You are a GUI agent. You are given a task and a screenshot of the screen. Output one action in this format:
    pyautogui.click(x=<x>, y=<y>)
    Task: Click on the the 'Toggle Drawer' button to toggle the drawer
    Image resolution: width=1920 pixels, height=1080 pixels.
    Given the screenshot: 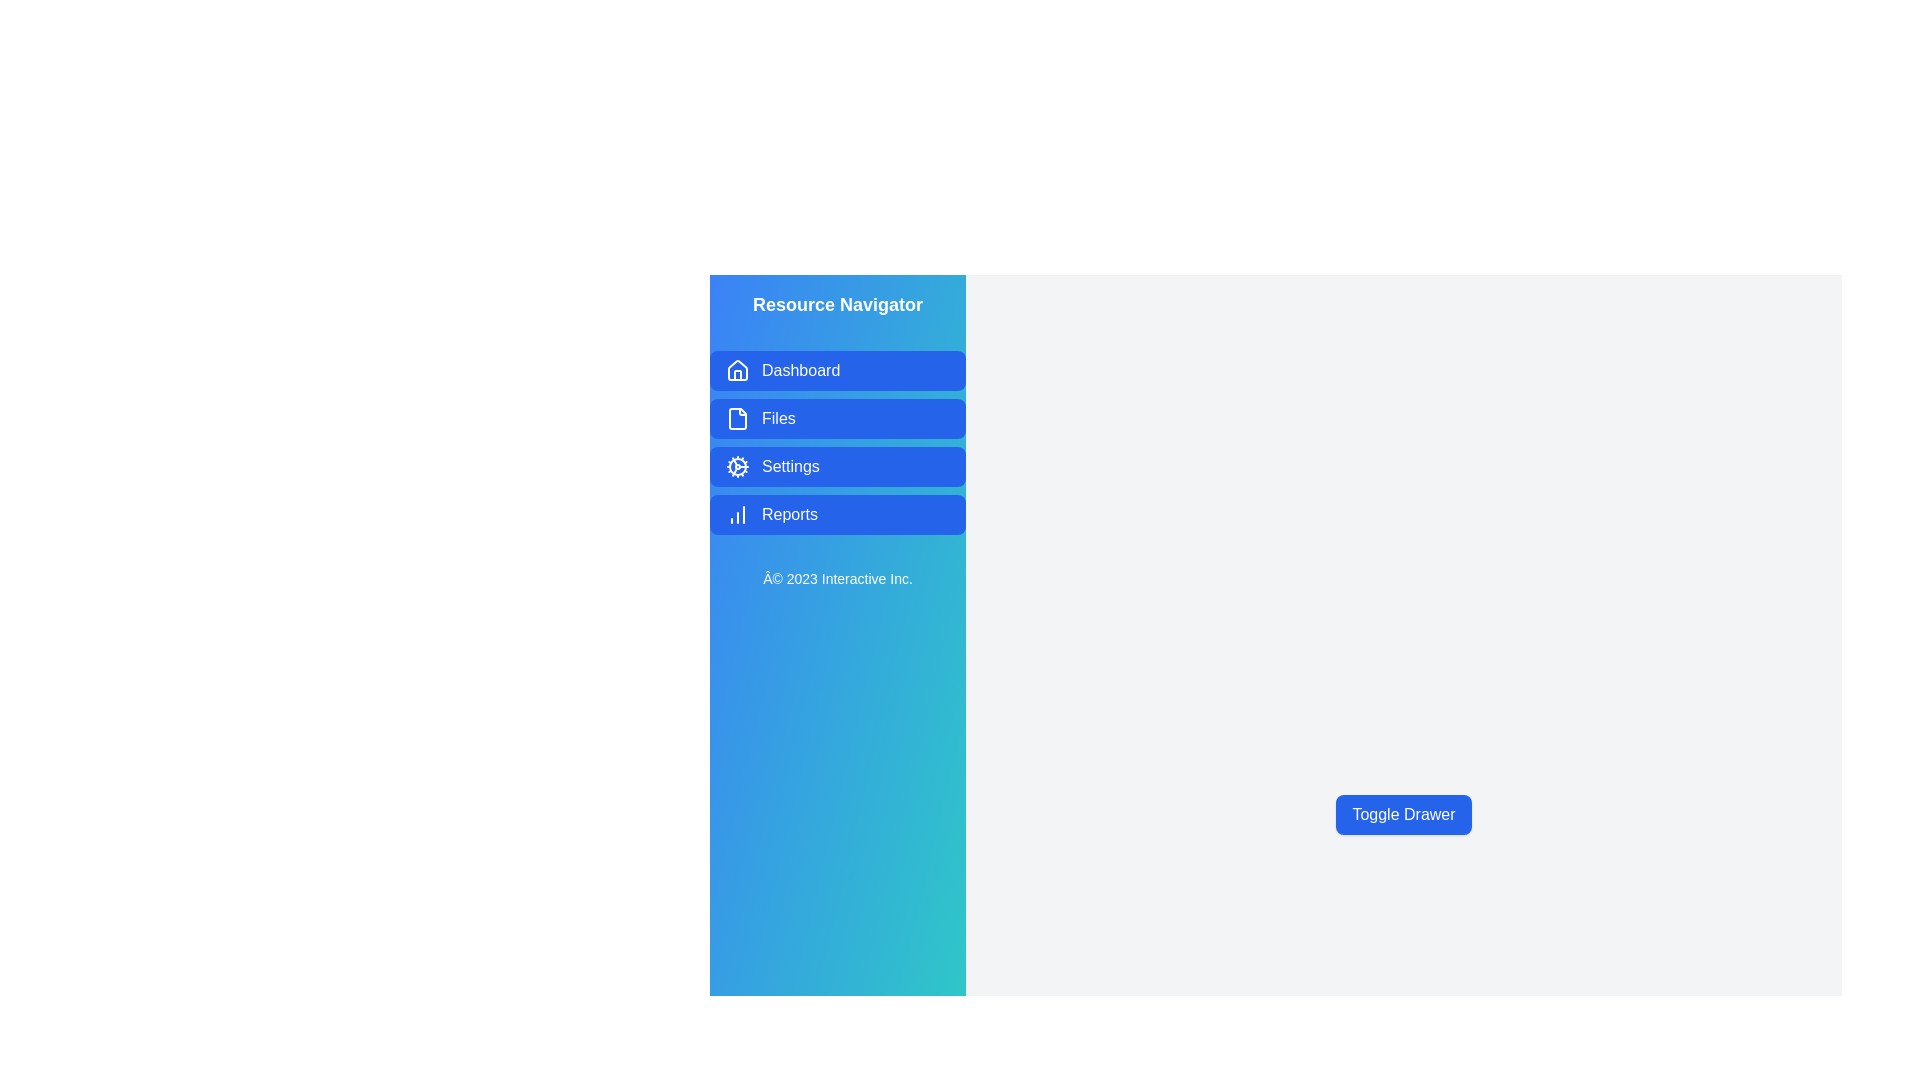 What is the action you would take?
    pyautogui.click(x=1402, y=814)
    